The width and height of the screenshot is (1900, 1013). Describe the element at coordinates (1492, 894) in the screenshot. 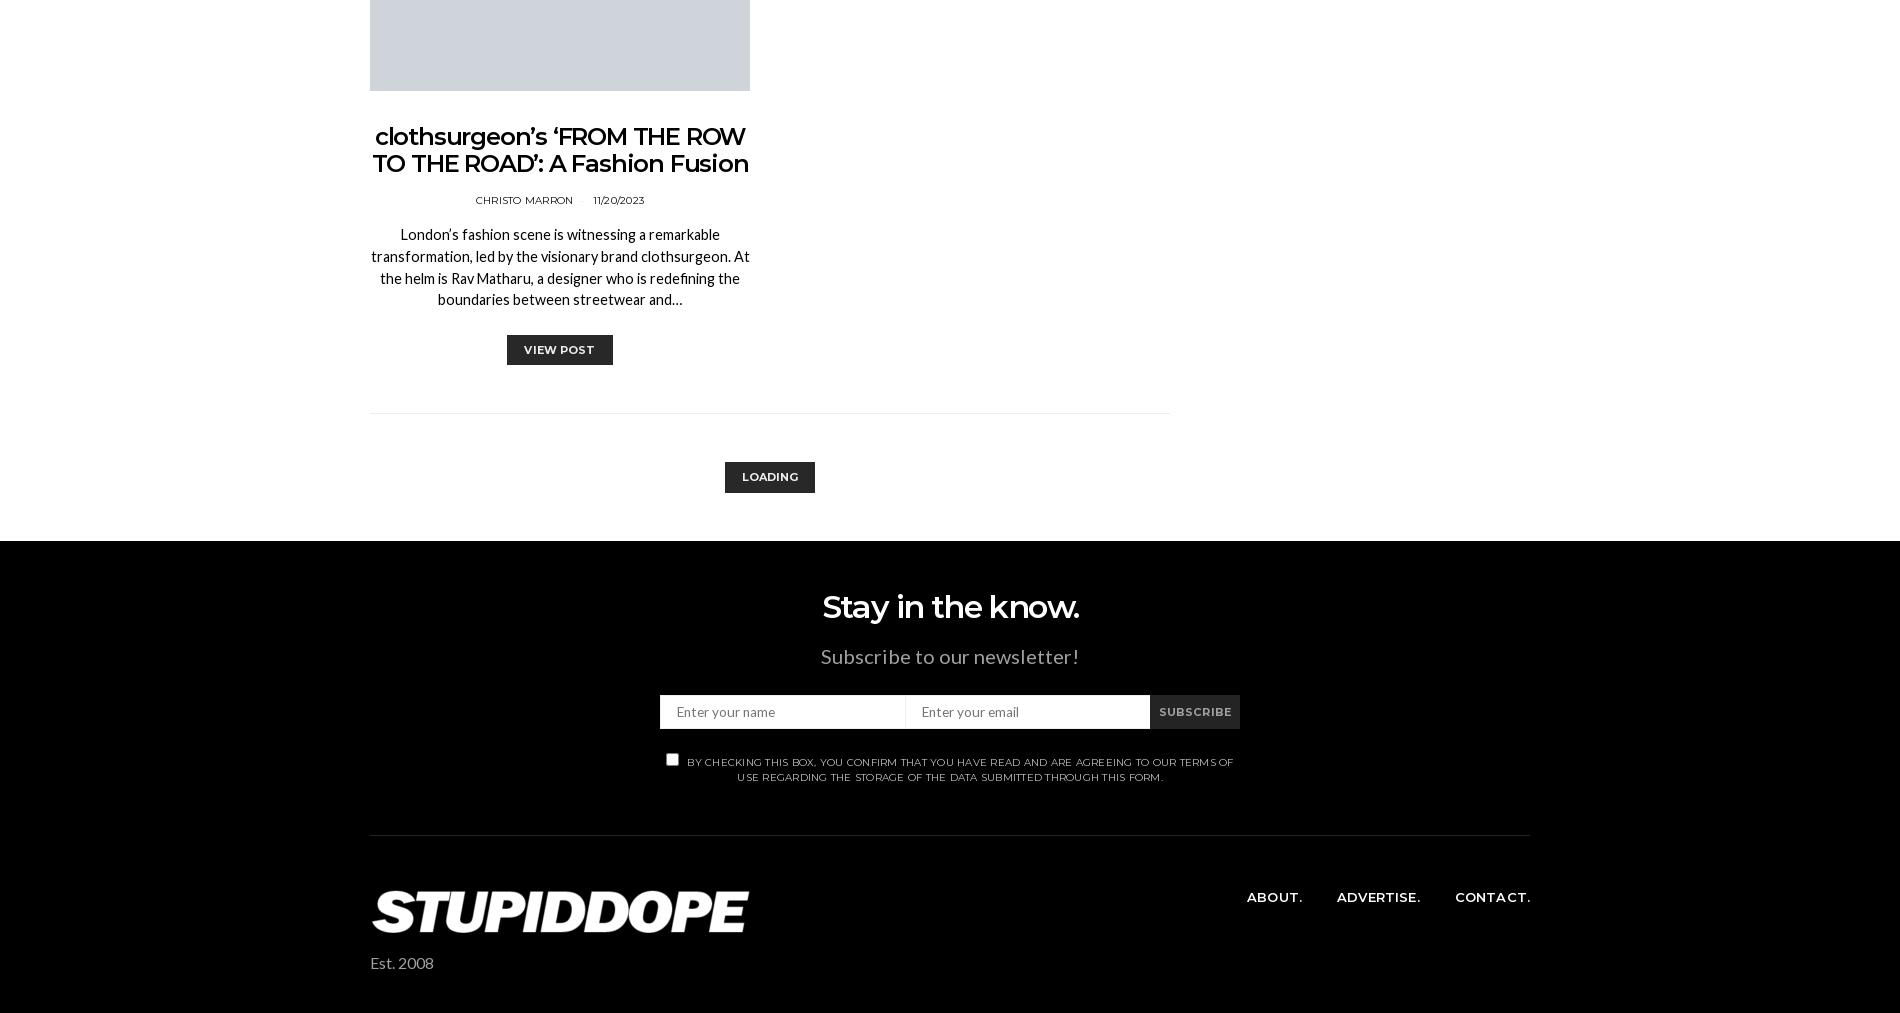

I see `'Contact.'` at that location.